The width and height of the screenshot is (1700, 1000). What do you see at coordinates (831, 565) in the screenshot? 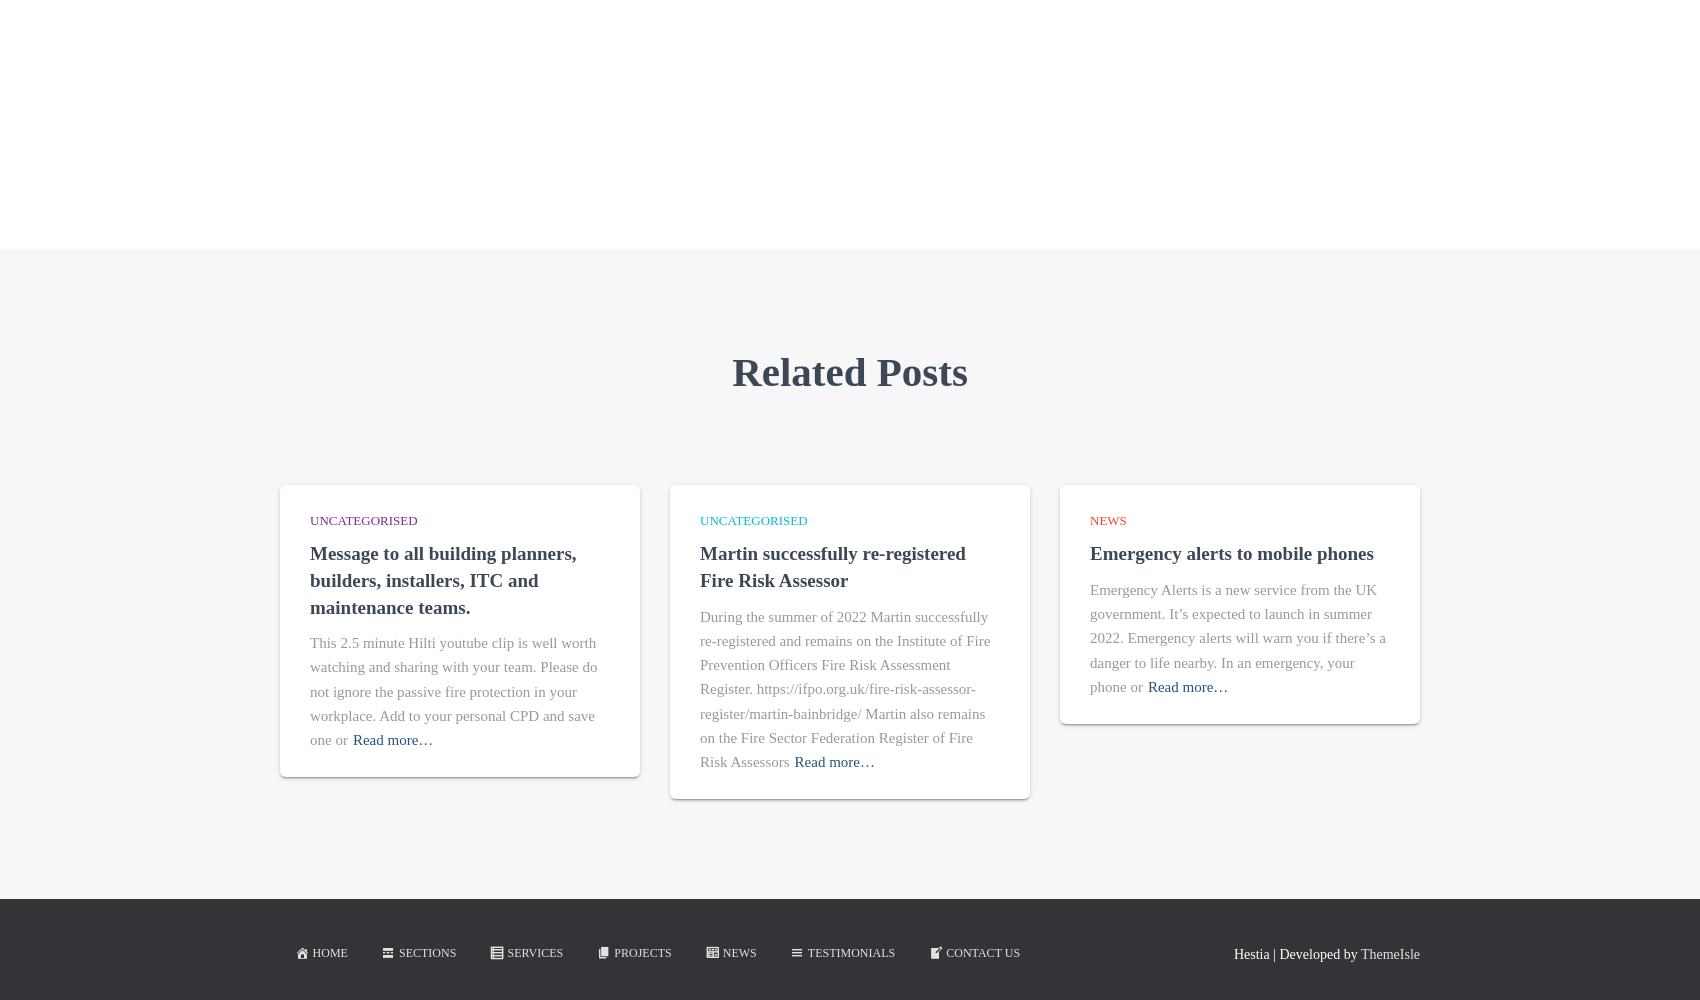
I see `'Martin successfully re-registered Fire Risk Assessor'` at bounding box center [831, 565].